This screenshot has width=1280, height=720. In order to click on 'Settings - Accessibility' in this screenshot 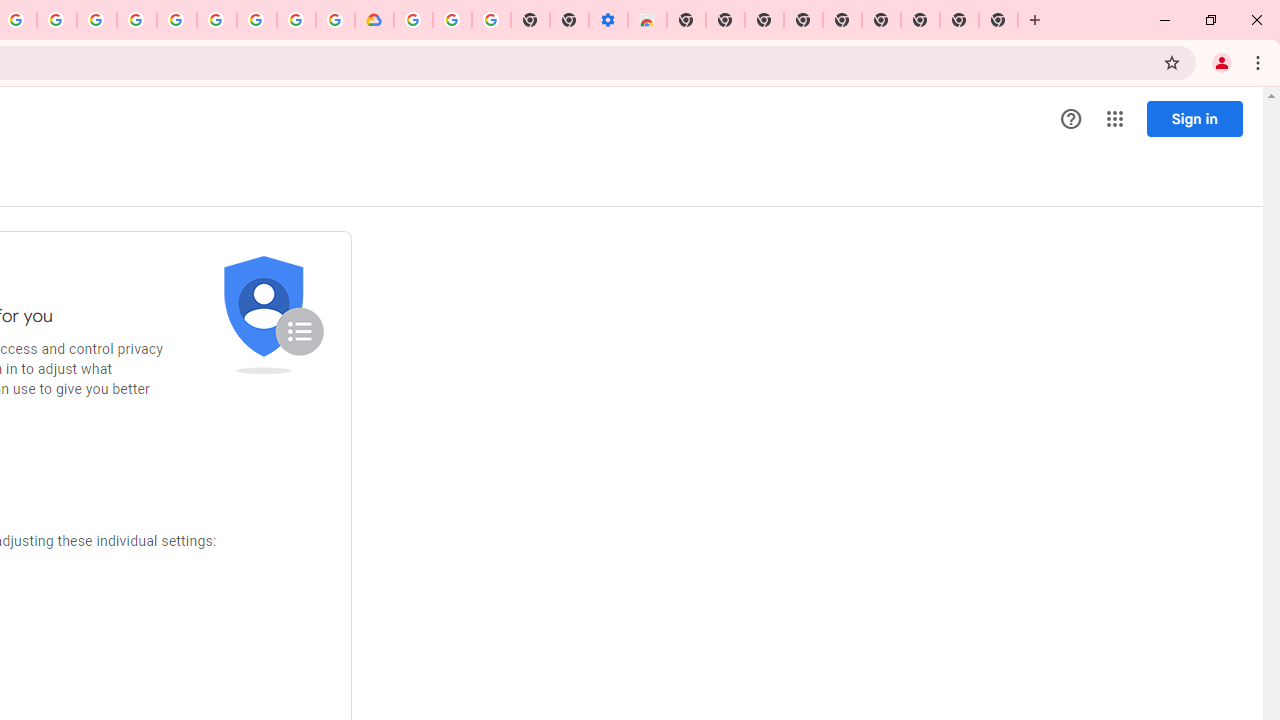, I will do `click(607, 20)`.